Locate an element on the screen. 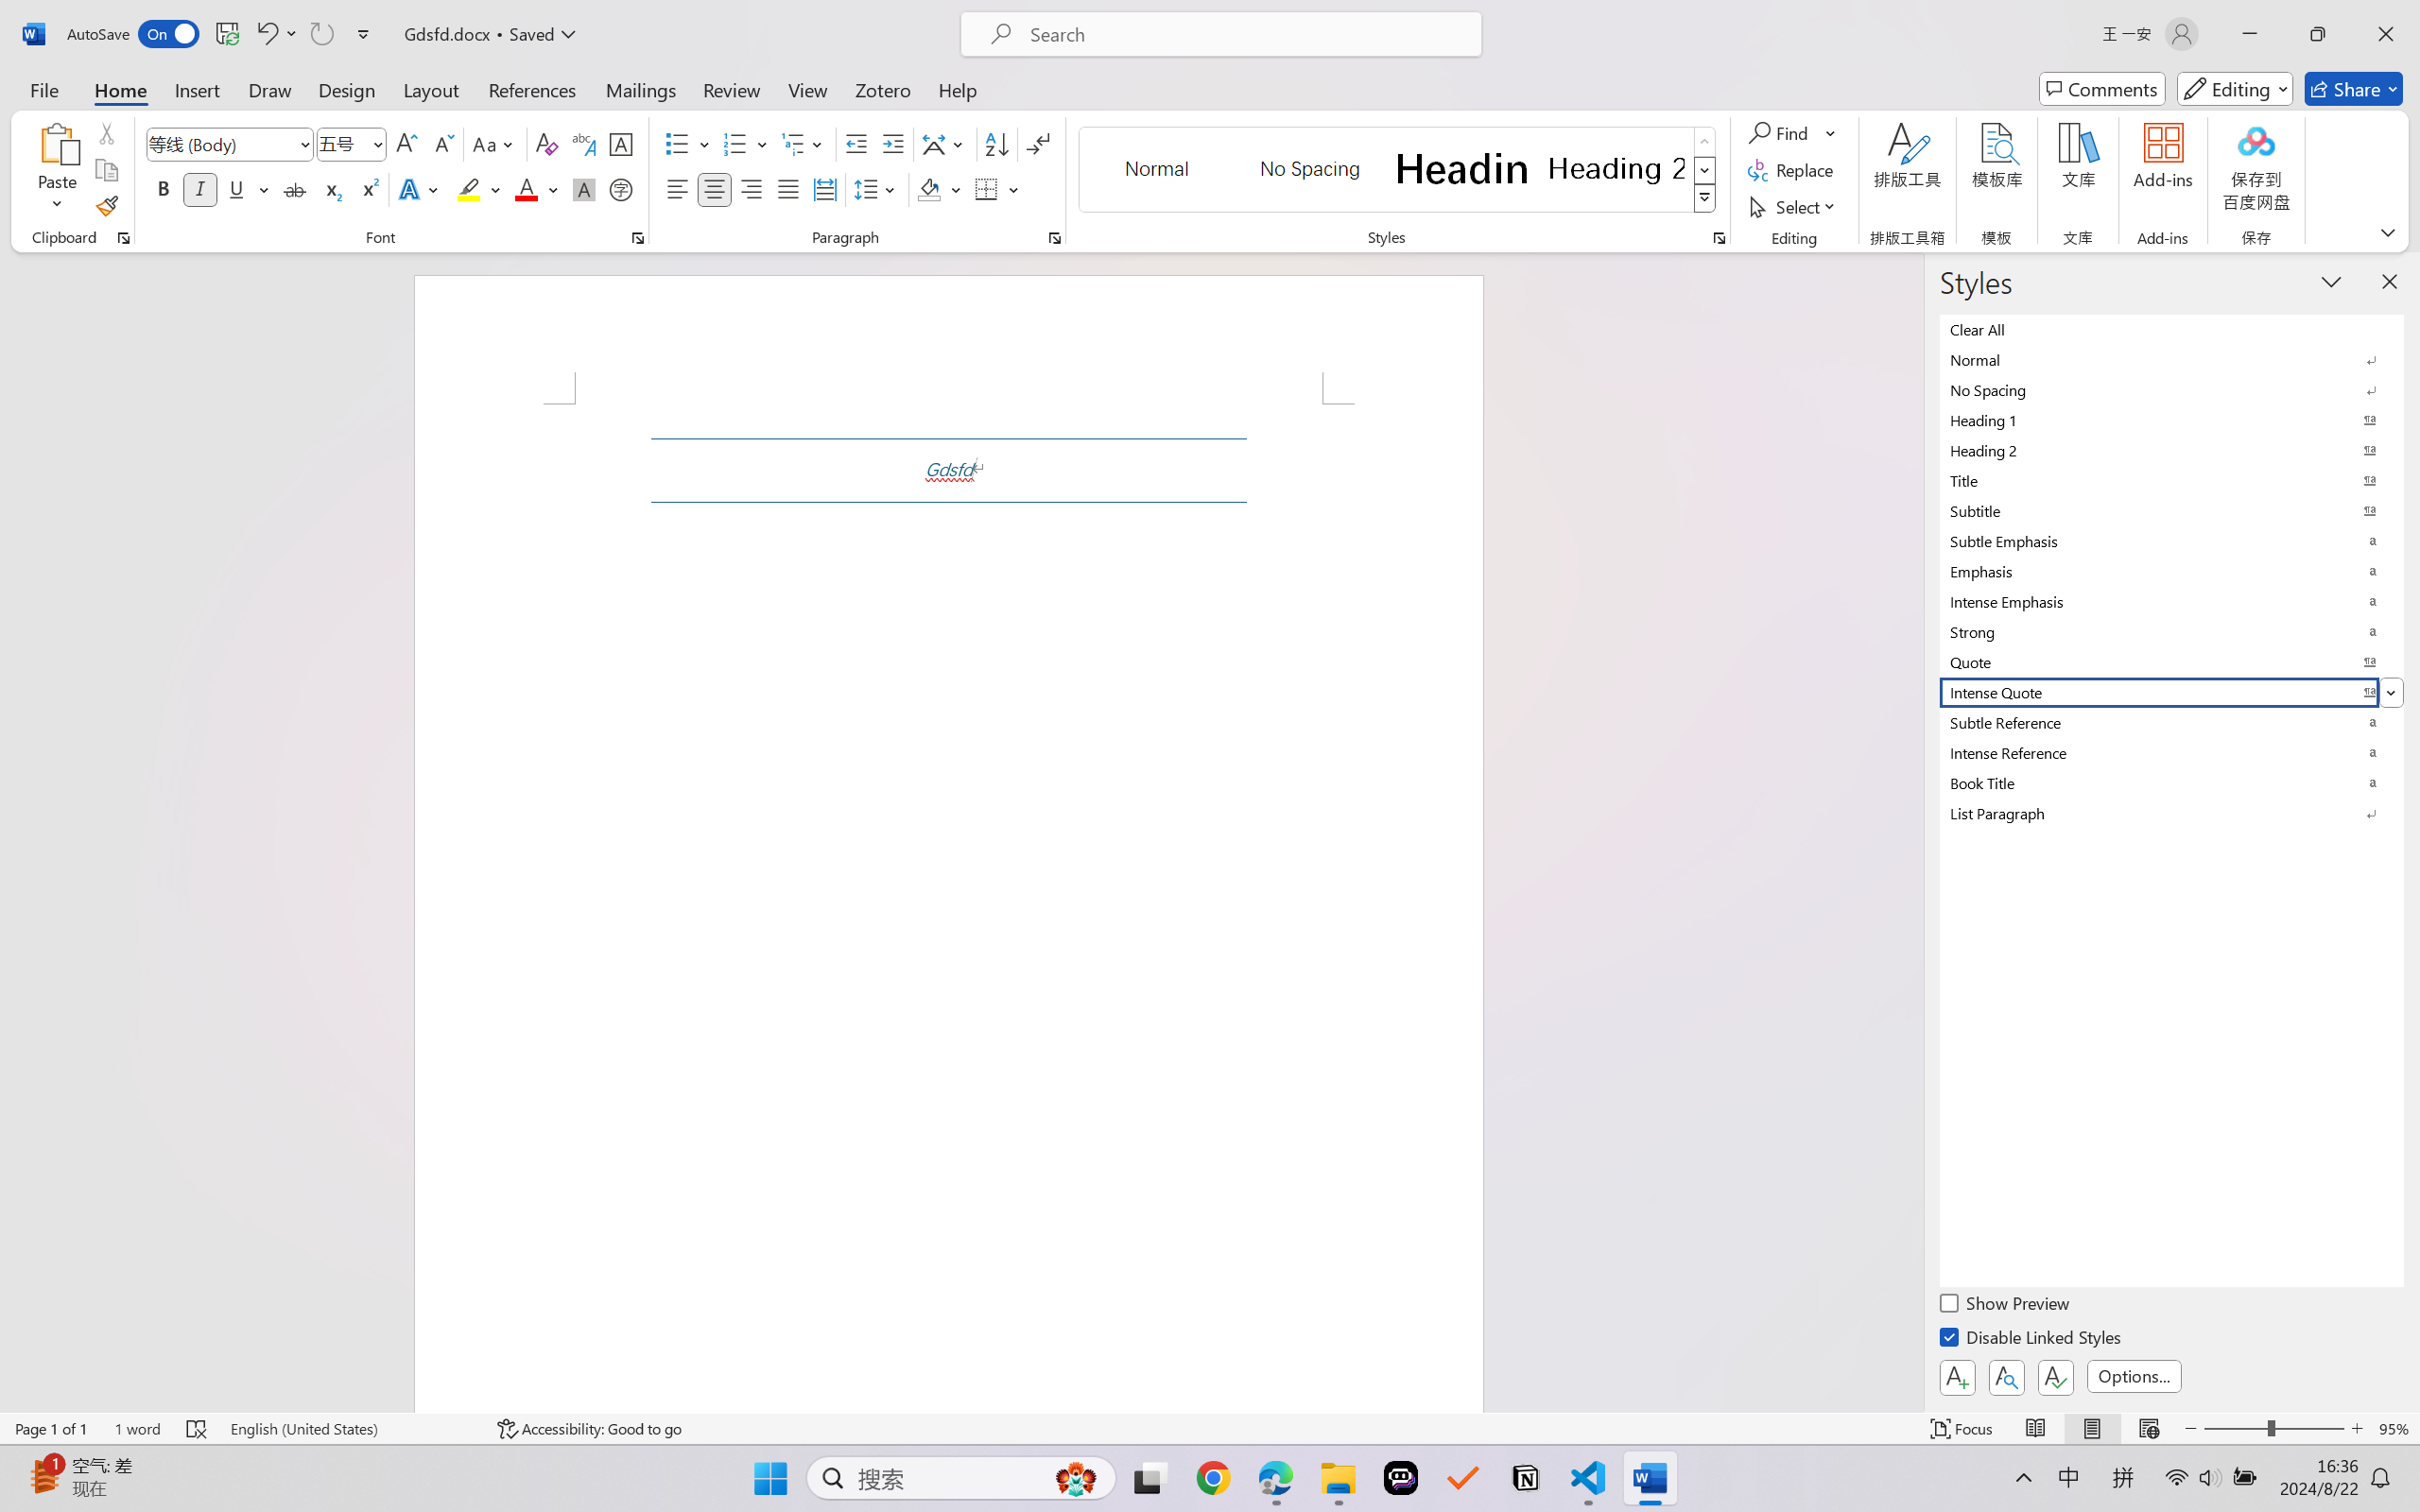  'Shading RGB(0, 0, 0)' is located at coordinates (928, 188).